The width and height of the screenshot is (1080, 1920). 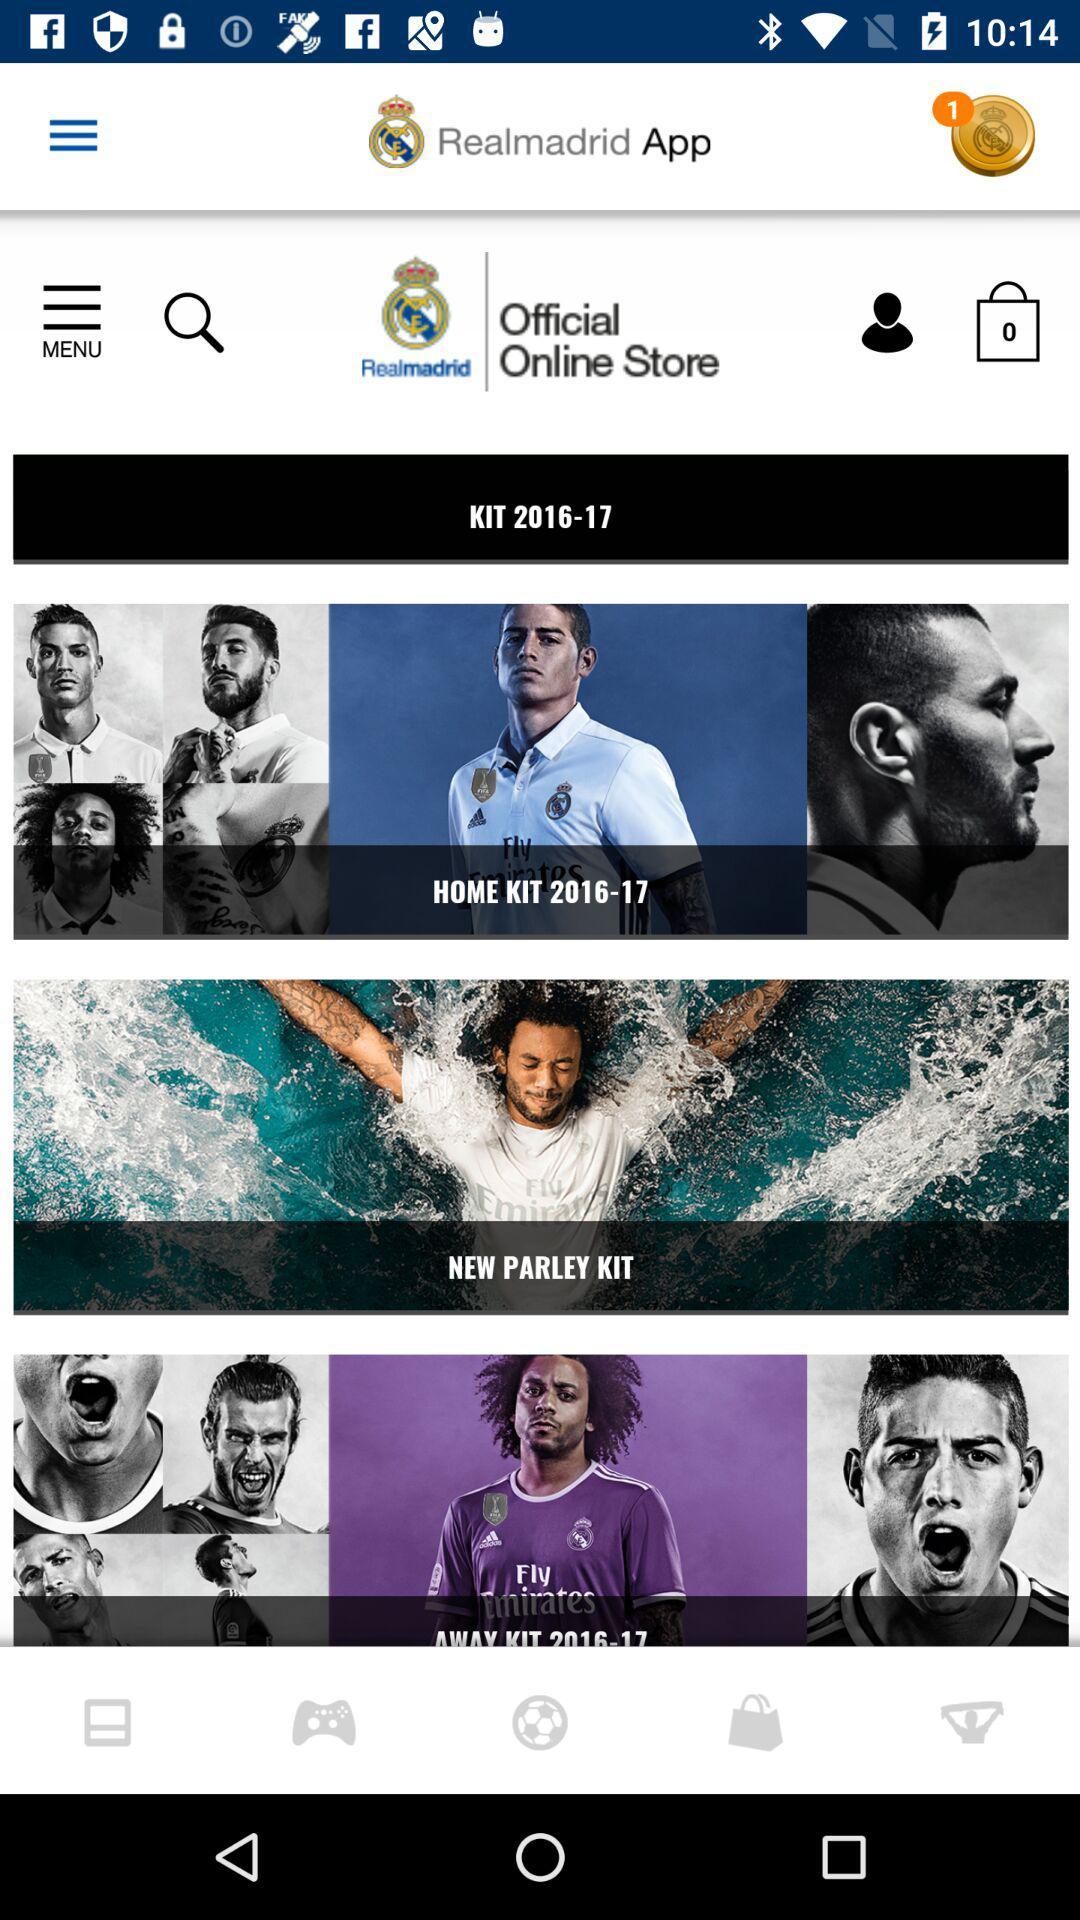 What do you see at coordinates (540, 927) in the screenshot?
I see `official real madrid app` at bounding box center [540, 927].